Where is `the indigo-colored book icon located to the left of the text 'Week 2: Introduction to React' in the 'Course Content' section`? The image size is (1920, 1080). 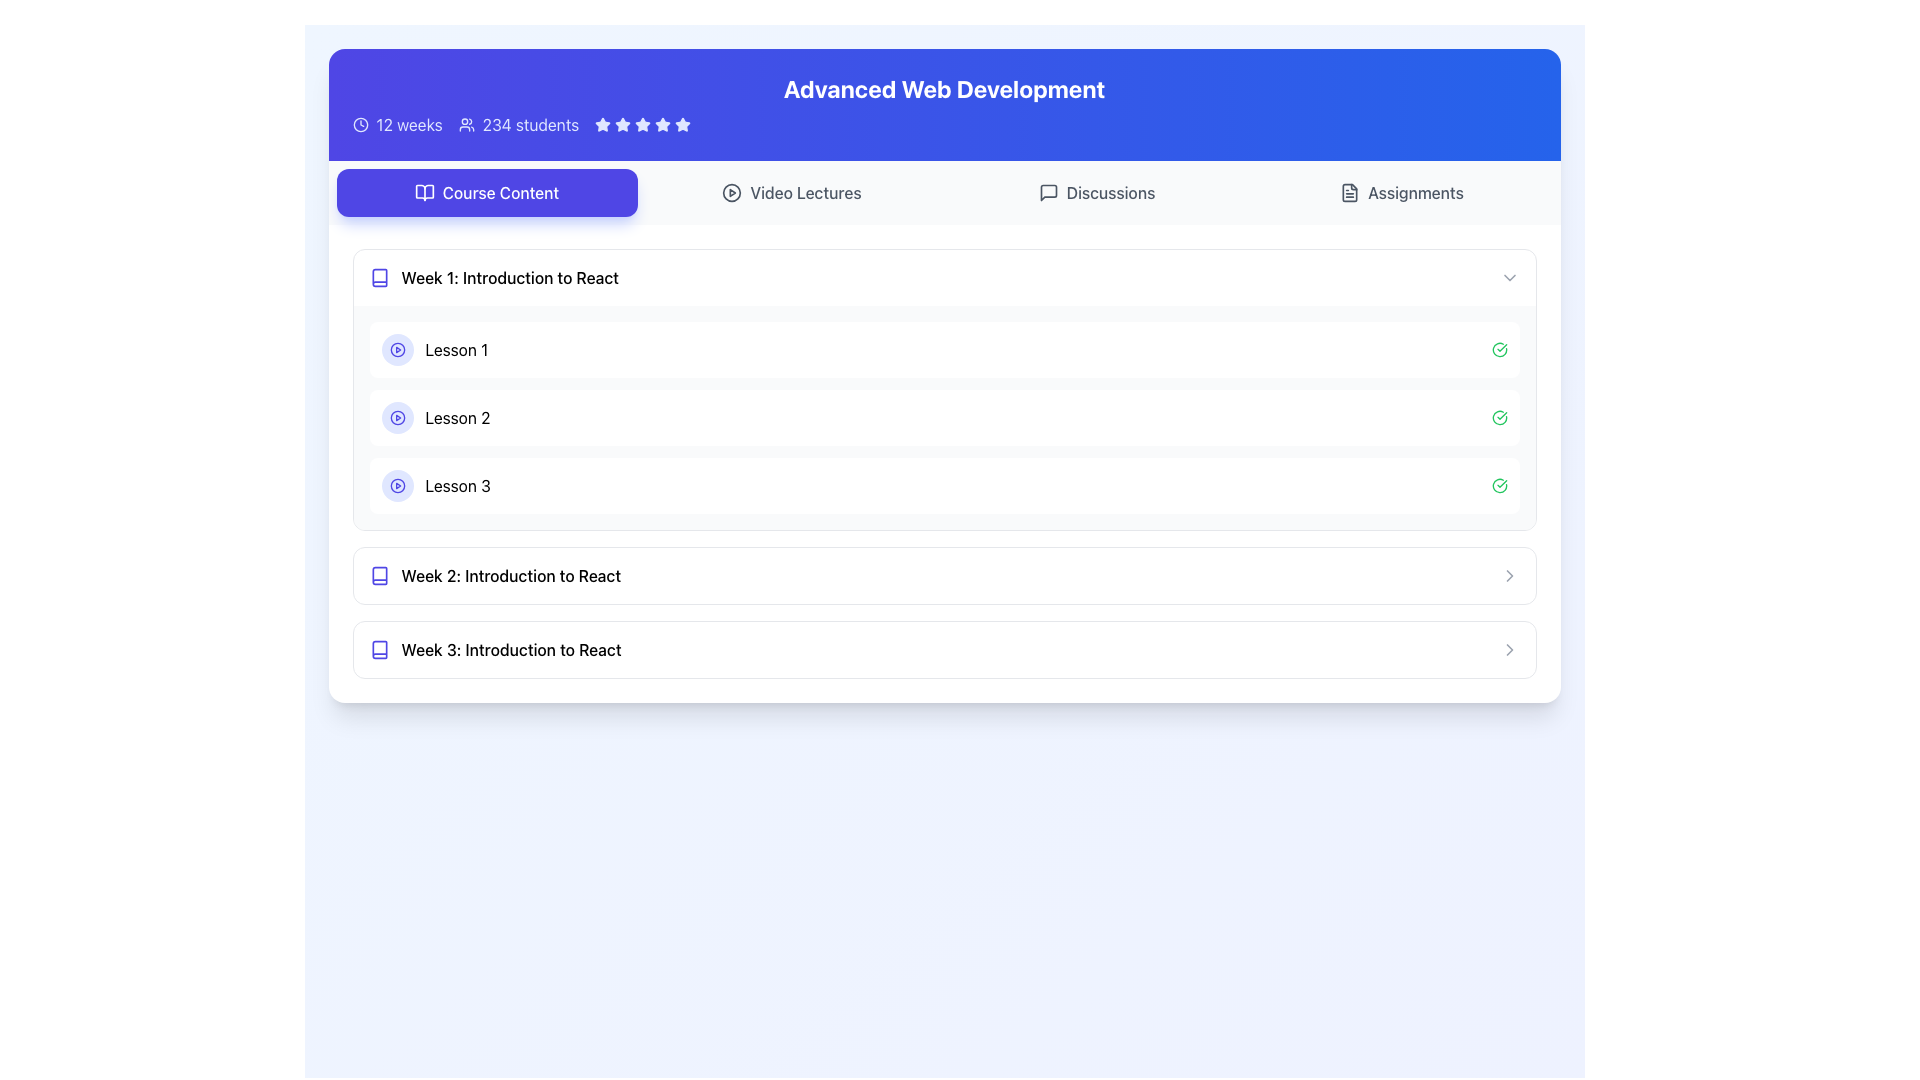 the indigo-colored book icon located to the left of the text 'Week 2: Introduction to React' in the 'Course Content' section is located at coordinates (379, 575).